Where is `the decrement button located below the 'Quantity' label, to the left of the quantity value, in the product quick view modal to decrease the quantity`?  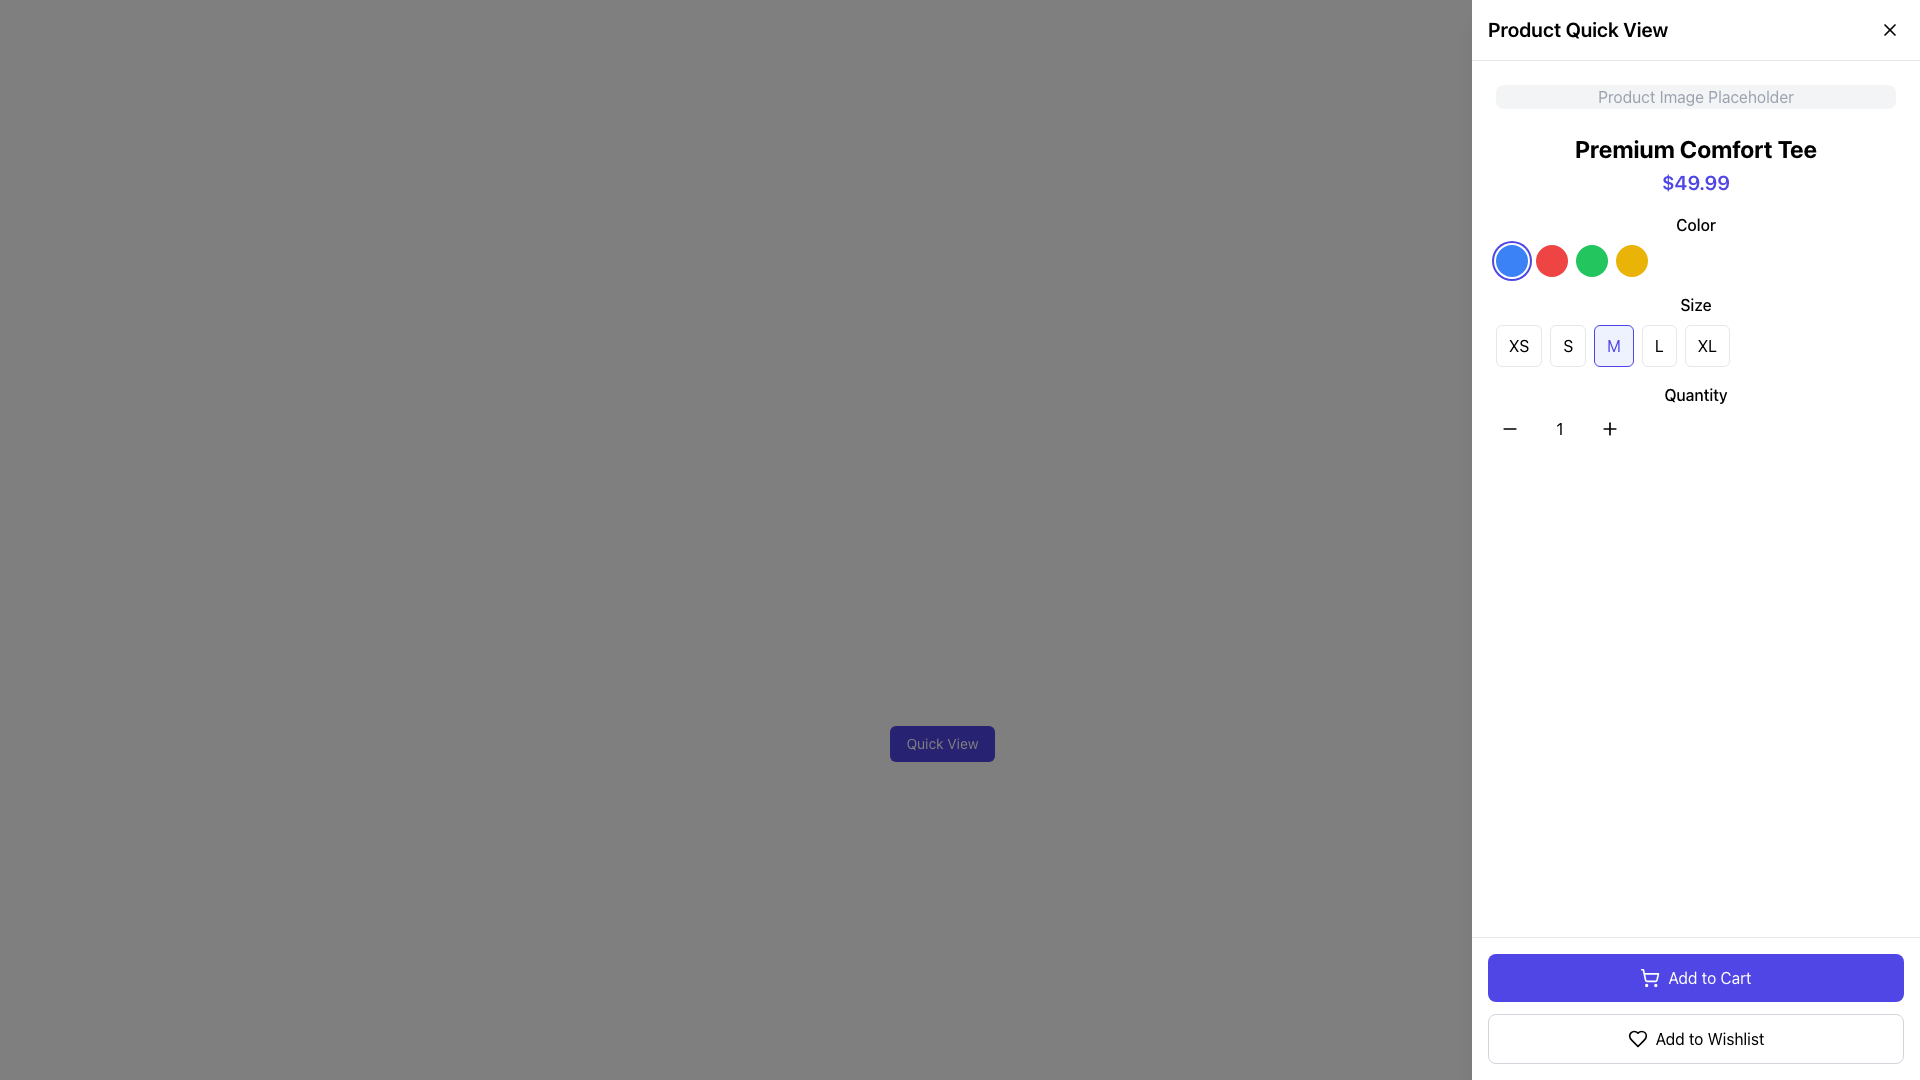 the decrement button located below the 'Quantity' label, to the left of the quantity value, in the product quick view modal to decrease the quantity is located at coordinates (1510, 427).